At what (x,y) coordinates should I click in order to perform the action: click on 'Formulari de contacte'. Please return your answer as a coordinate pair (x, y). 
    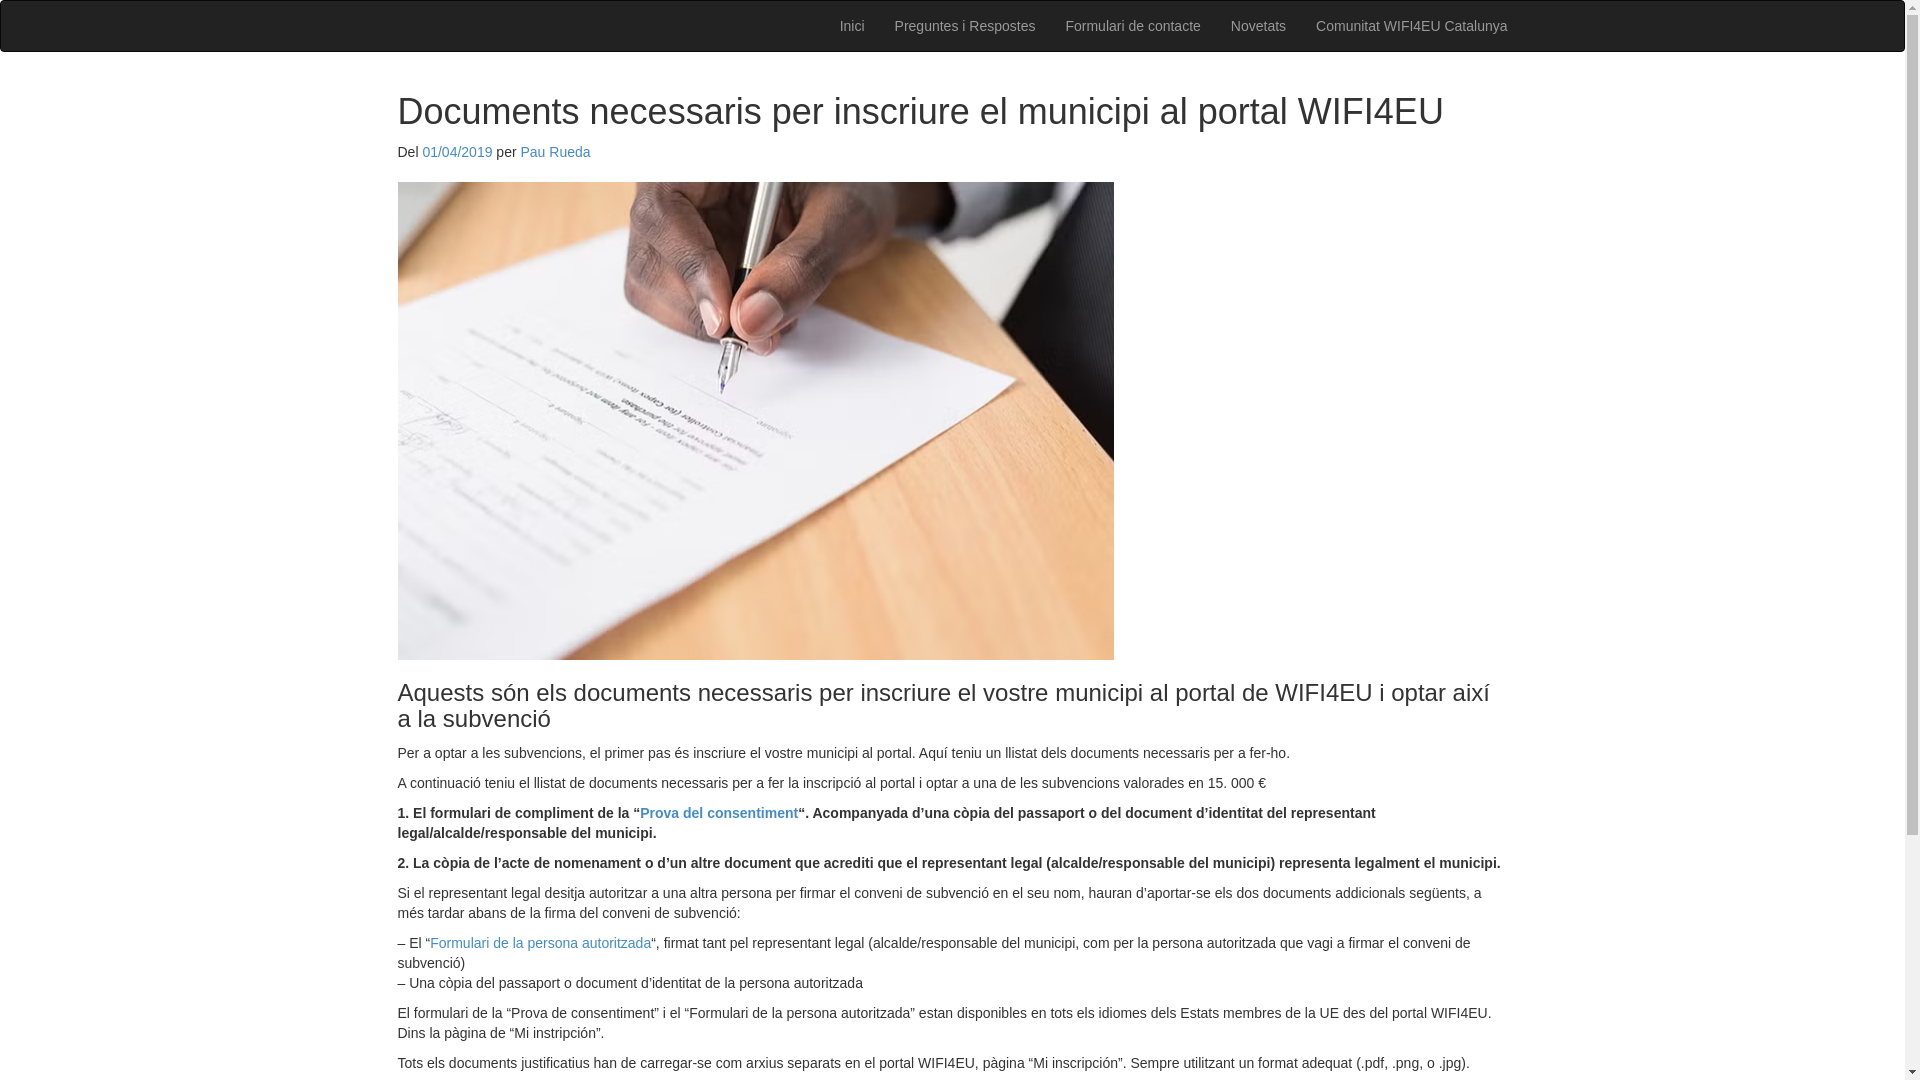
    Looking at the image, I should click on (1132, 26).